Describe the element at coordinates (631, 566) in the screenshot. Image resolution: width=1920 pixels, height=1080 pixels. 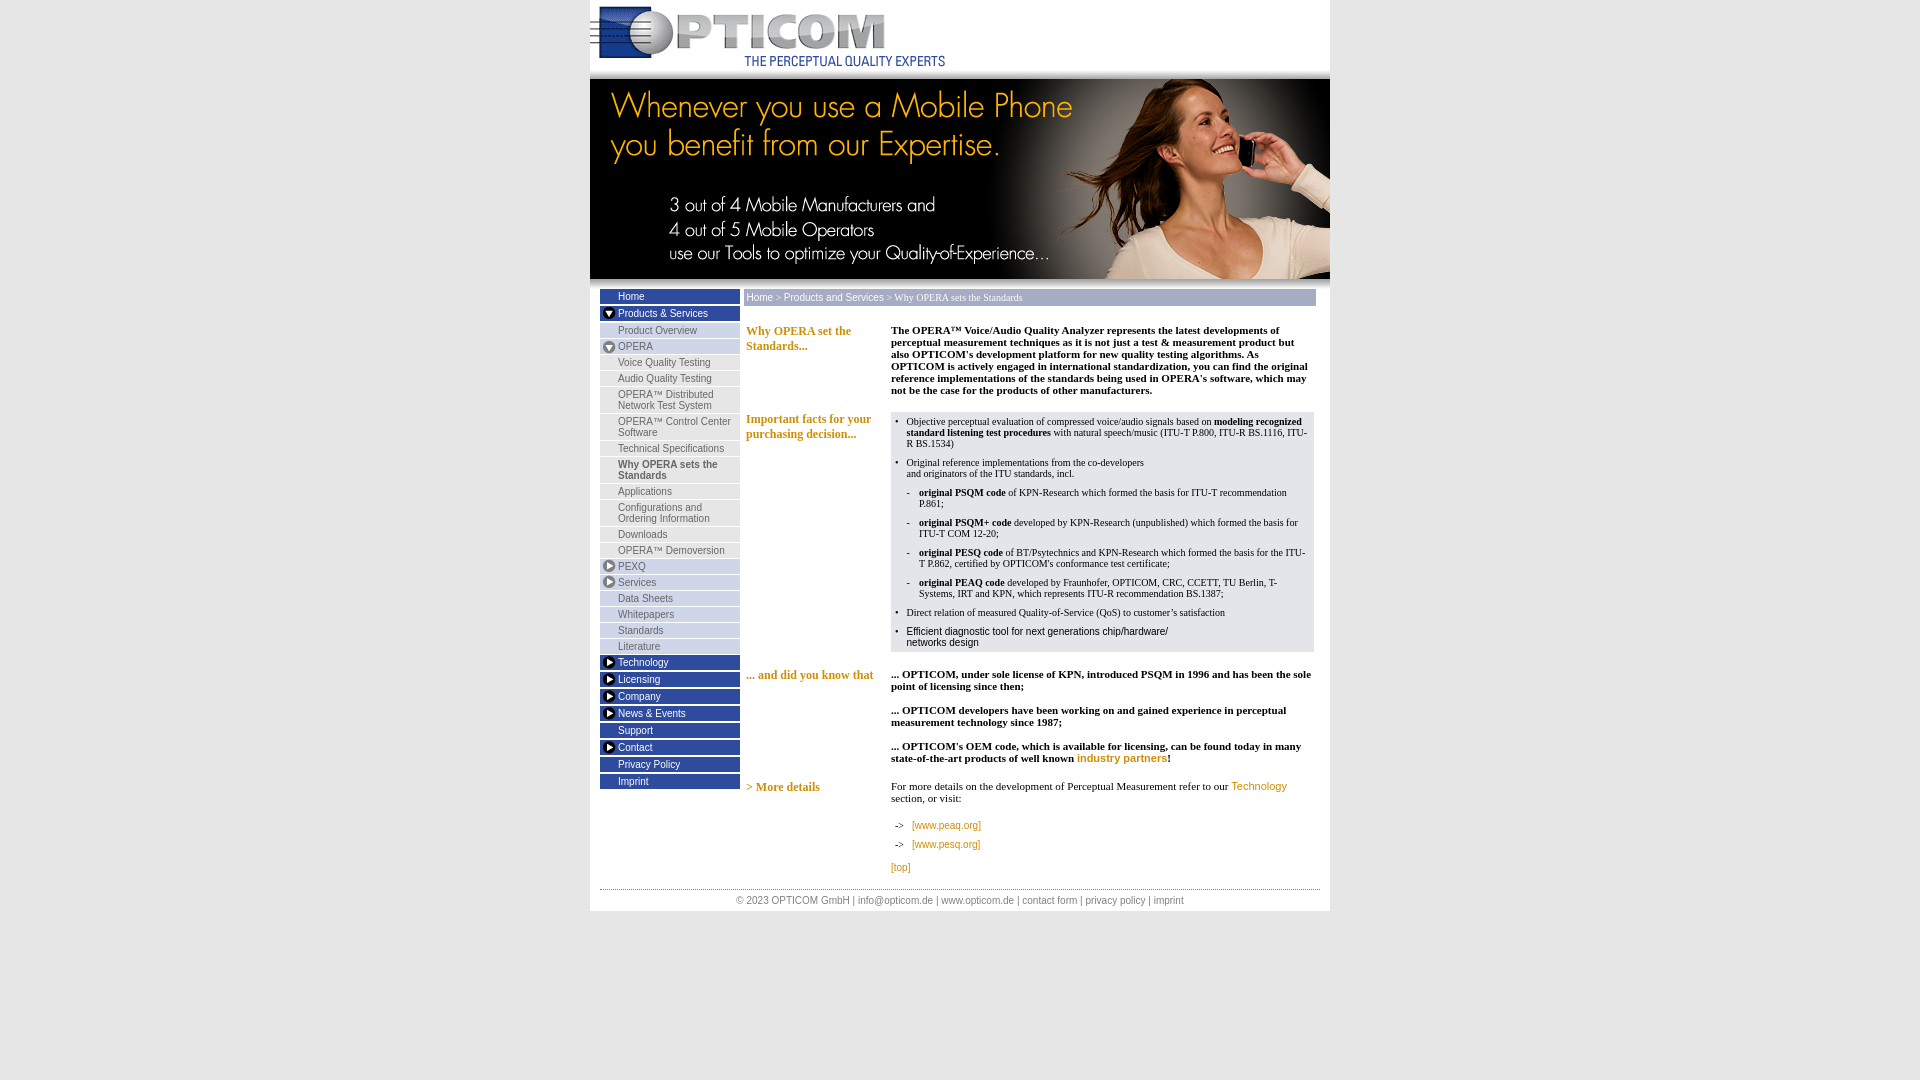
I see `'PEXQ'` at that location.